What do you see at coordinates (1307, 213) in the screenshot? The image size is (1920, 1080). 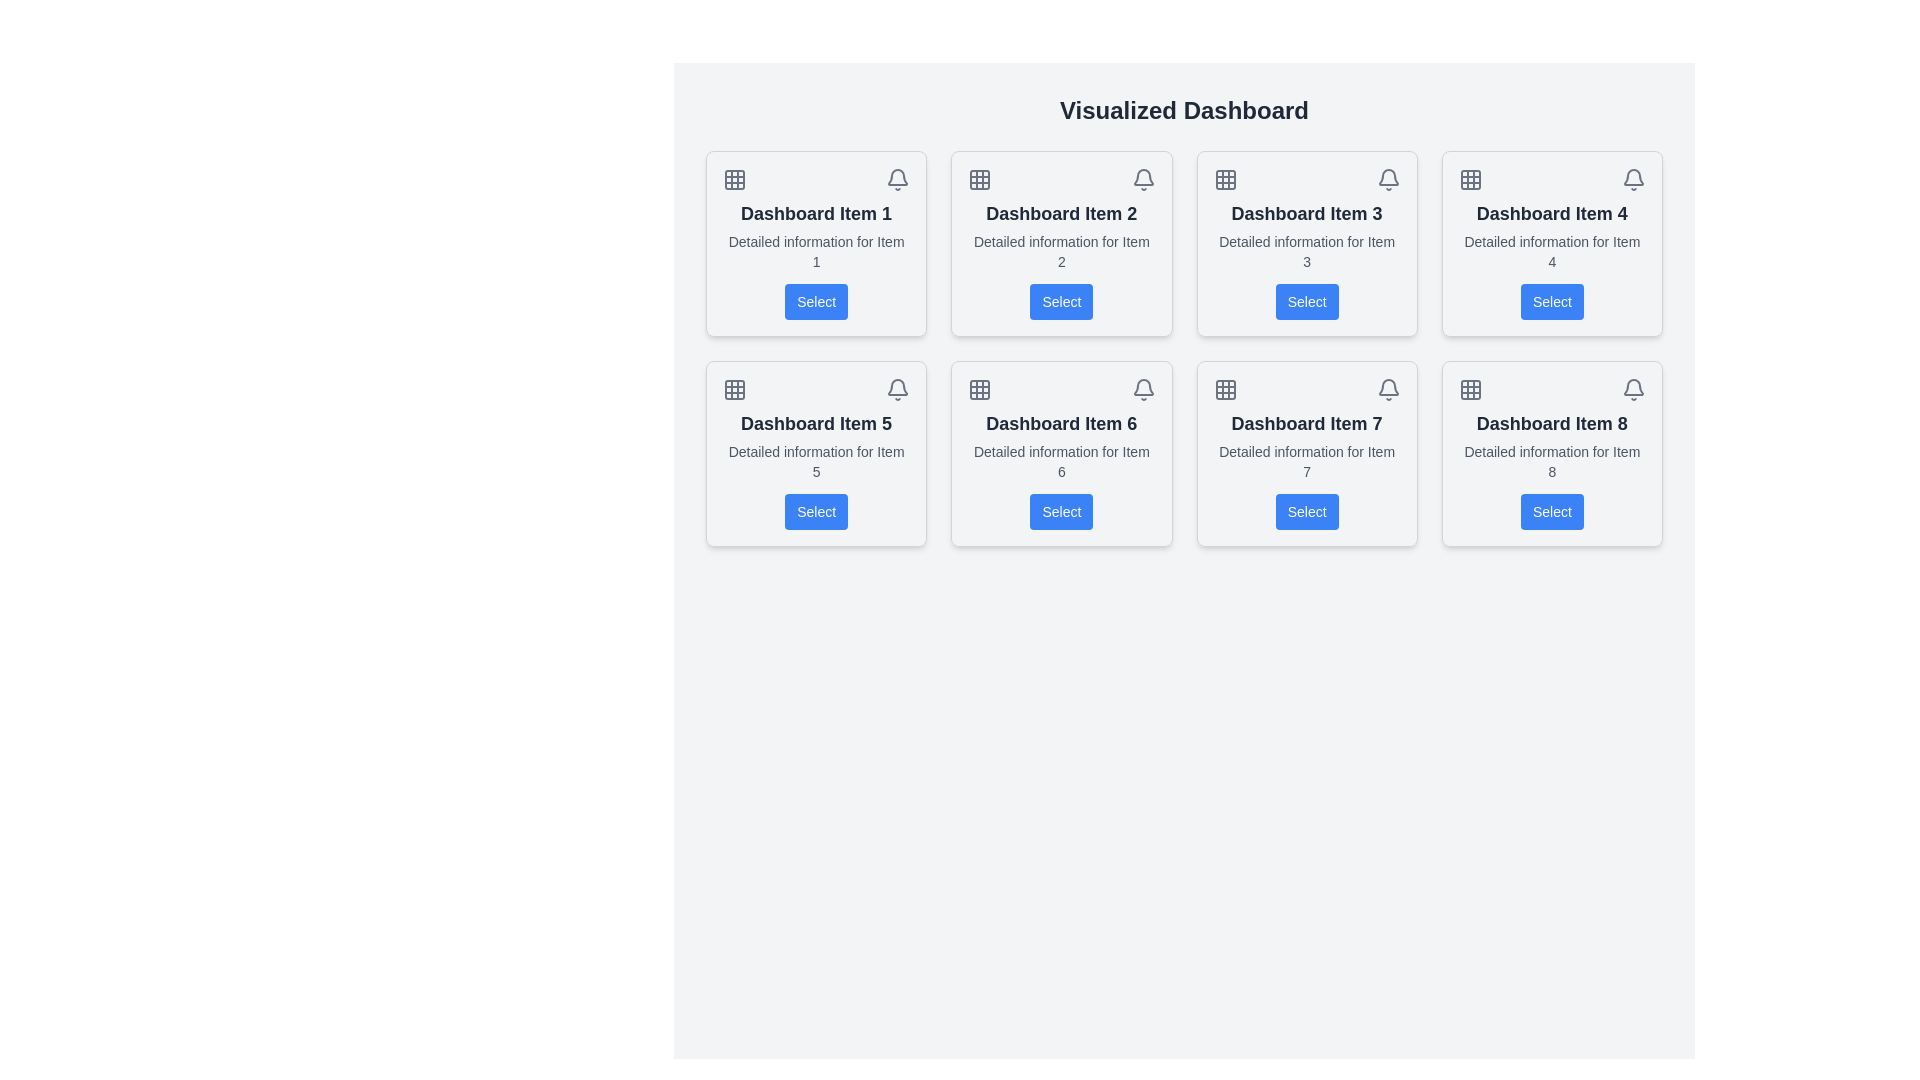 I see `the Text Label identifying 'Dashboard Item 3', which is located in the second row and second column of the dashboard card layout` at bounding box center [1307, 213].